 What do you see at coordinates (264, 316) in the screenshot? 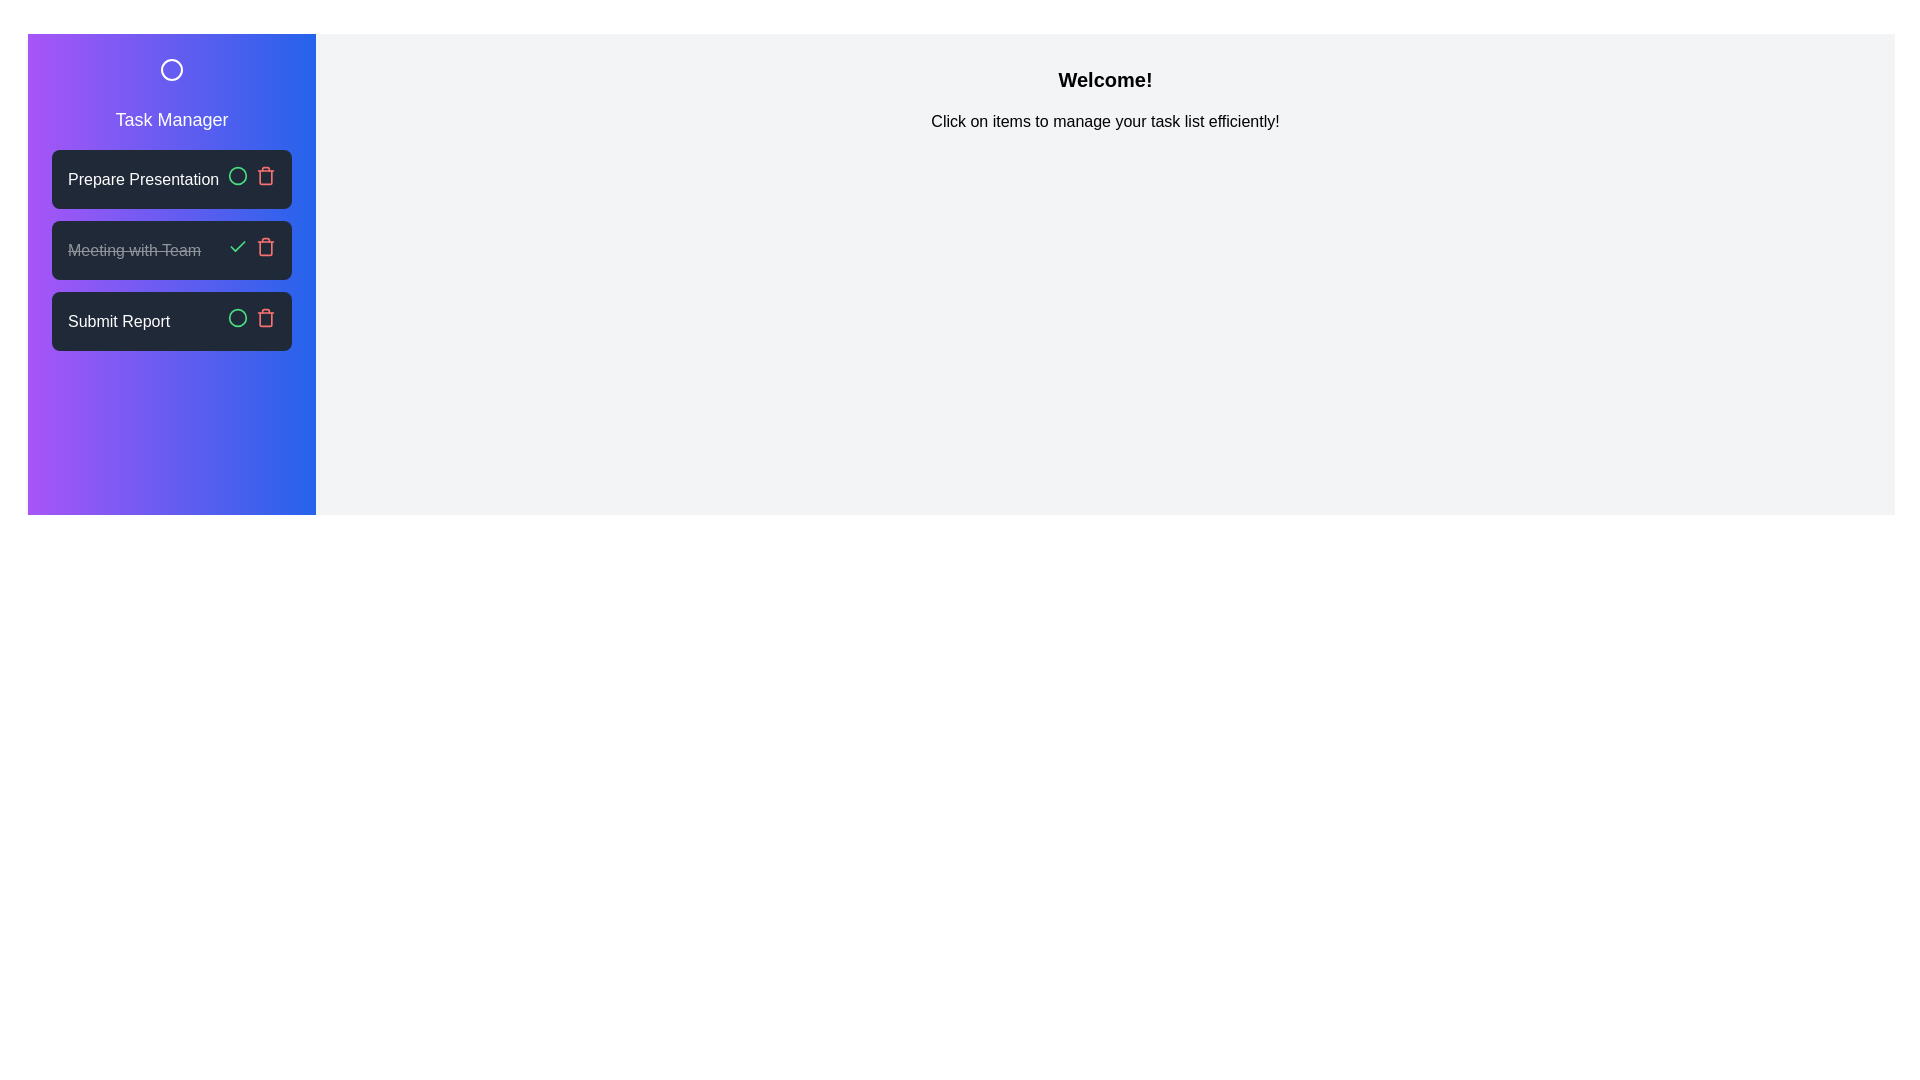
I see `the delete button for the task Submit Report` at bounding box center [264, 316].